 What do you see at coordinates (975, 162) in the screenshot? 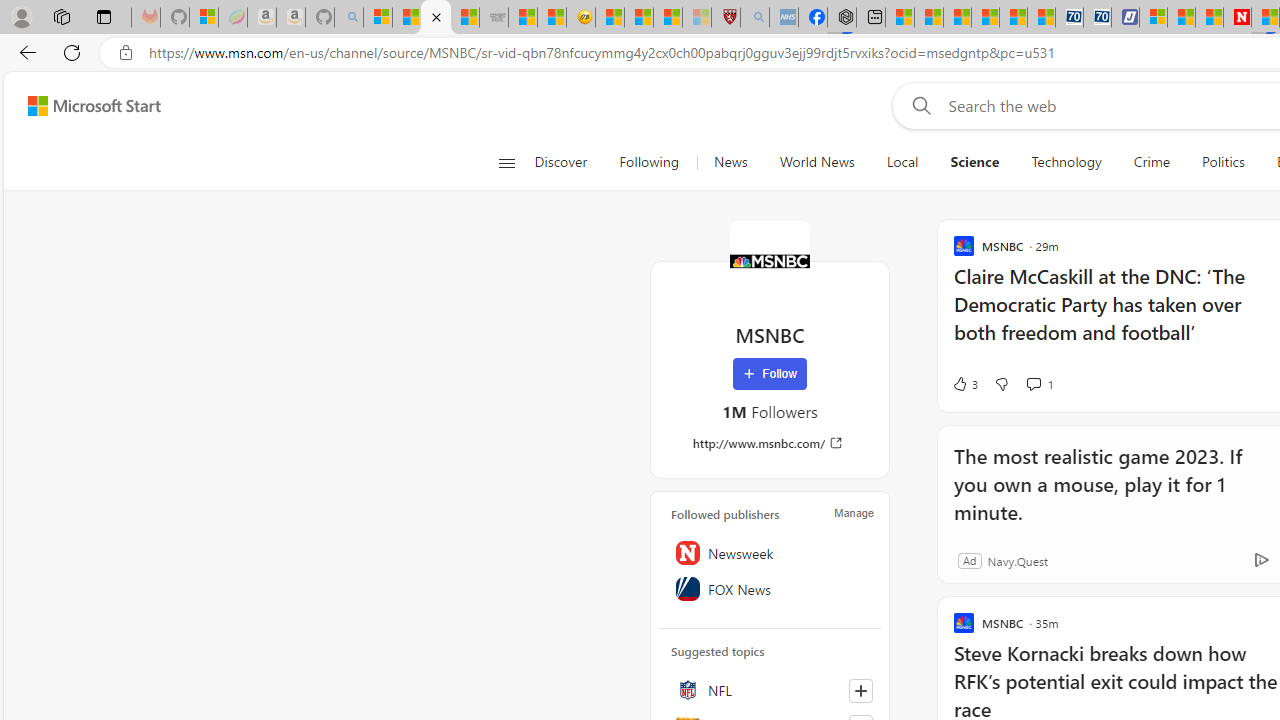
I see `'Science'` at bounding box center [975, 162].